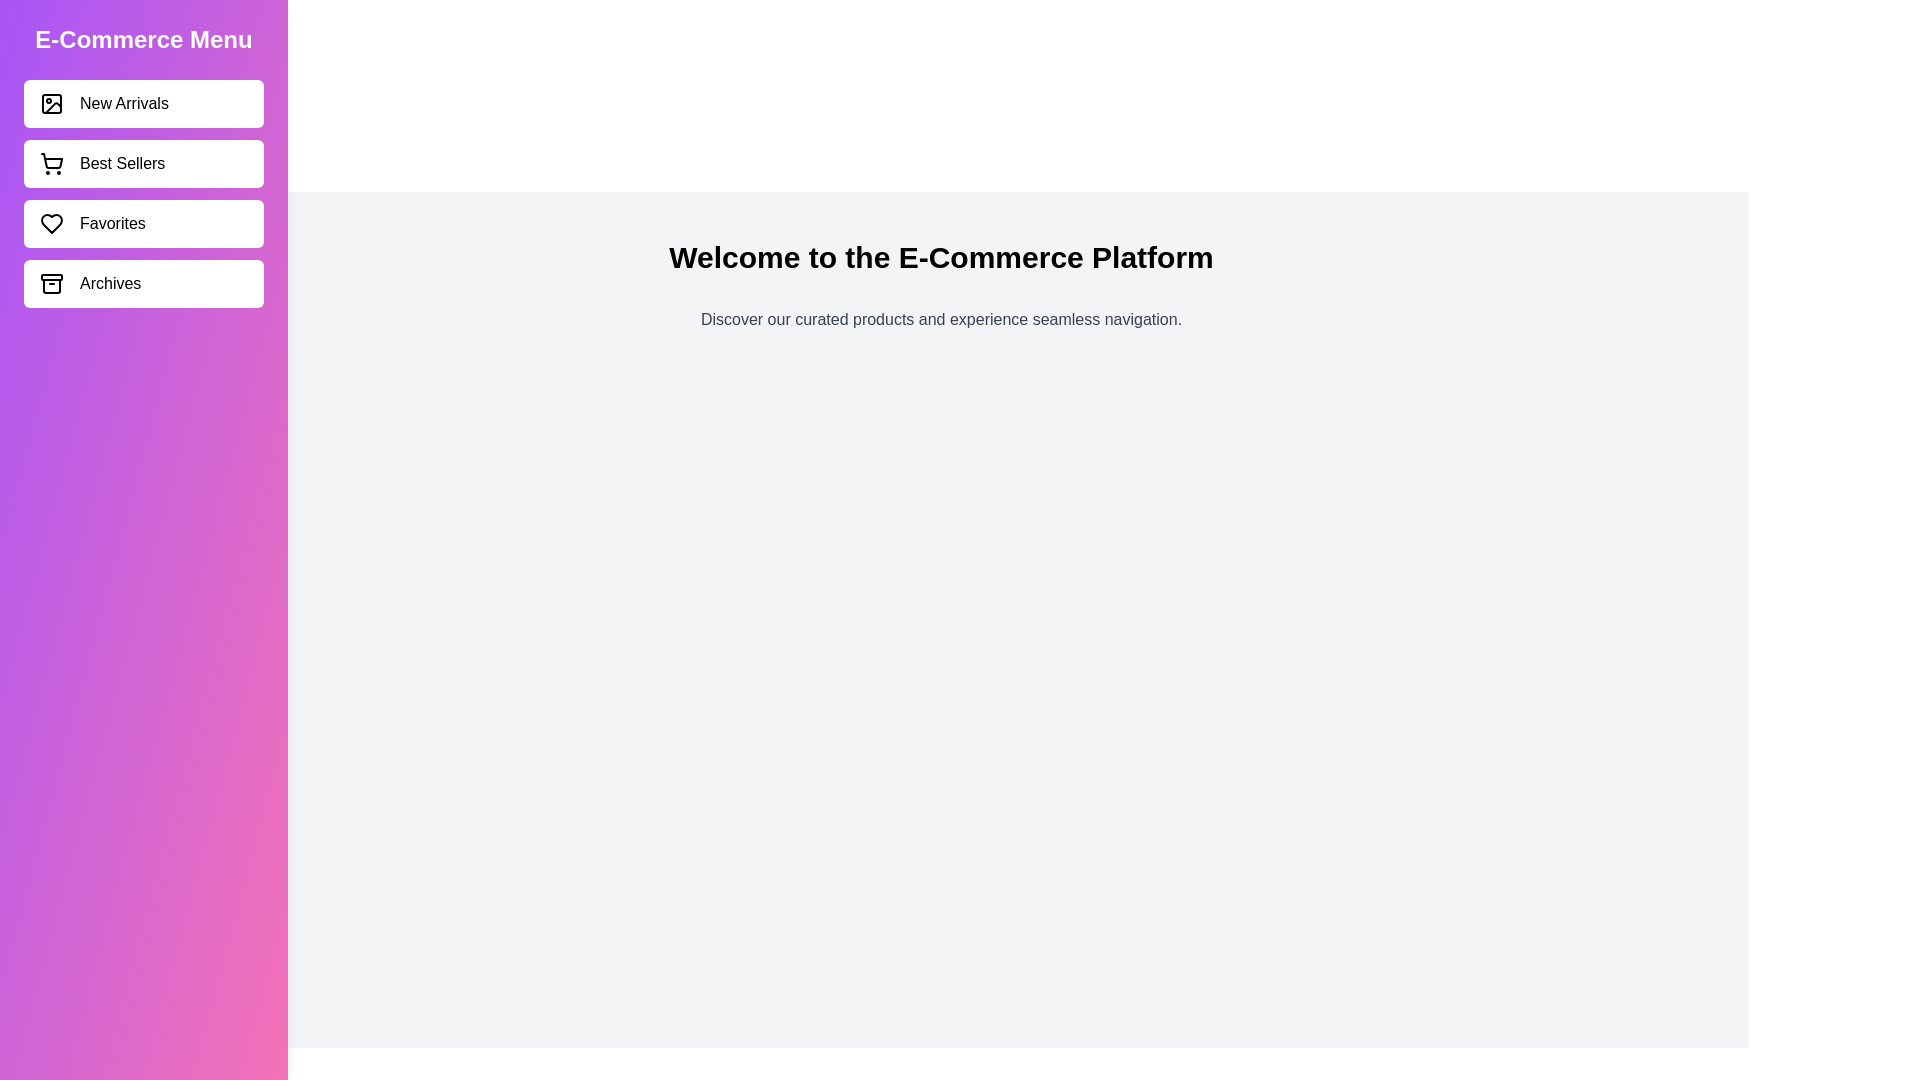 This screenshot has height=1080, width=1920. Describe the element at coordinates (143, 104) in the screenshot. I see `the category New Arrivals in the sidebar` at that location.